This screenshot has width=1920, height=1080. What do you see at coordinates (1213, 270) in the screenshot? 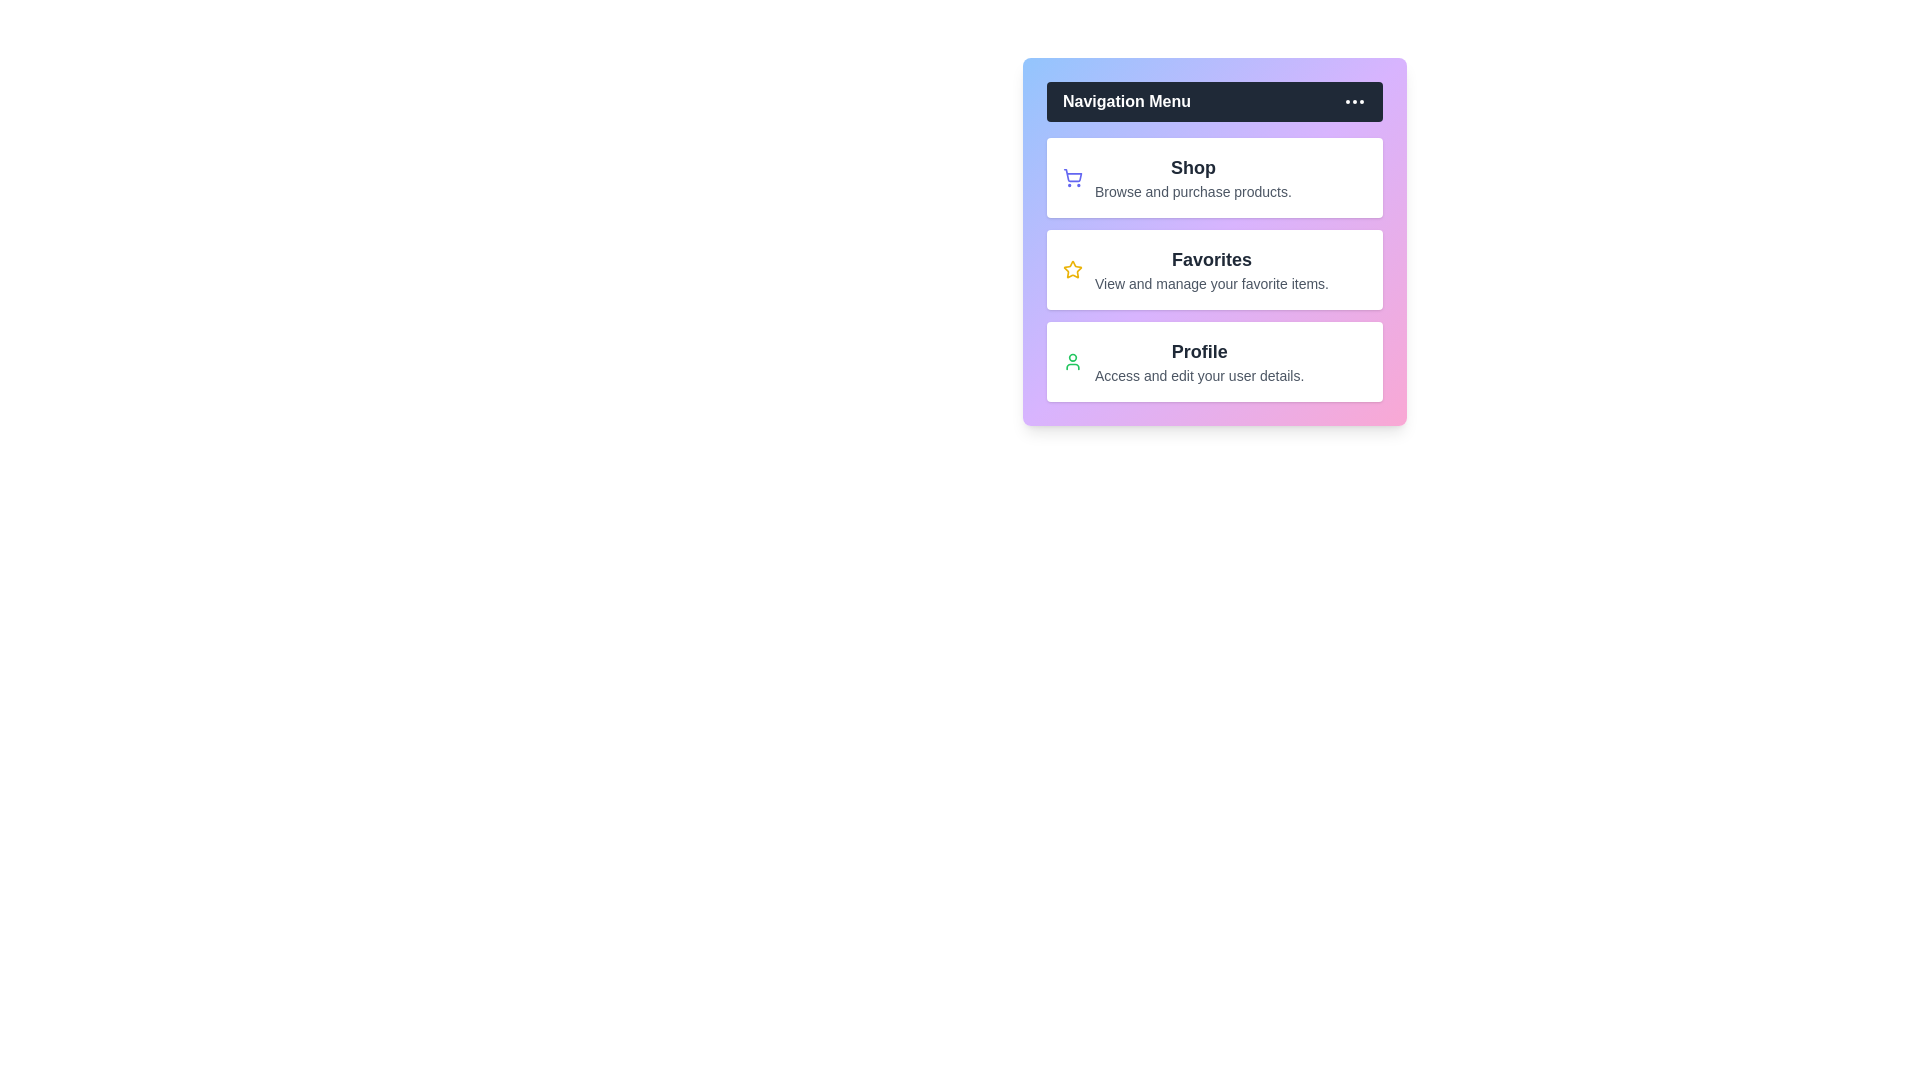
I see `the 'Favorites' item in the navigation menu` at bounding box center [1213, 270].